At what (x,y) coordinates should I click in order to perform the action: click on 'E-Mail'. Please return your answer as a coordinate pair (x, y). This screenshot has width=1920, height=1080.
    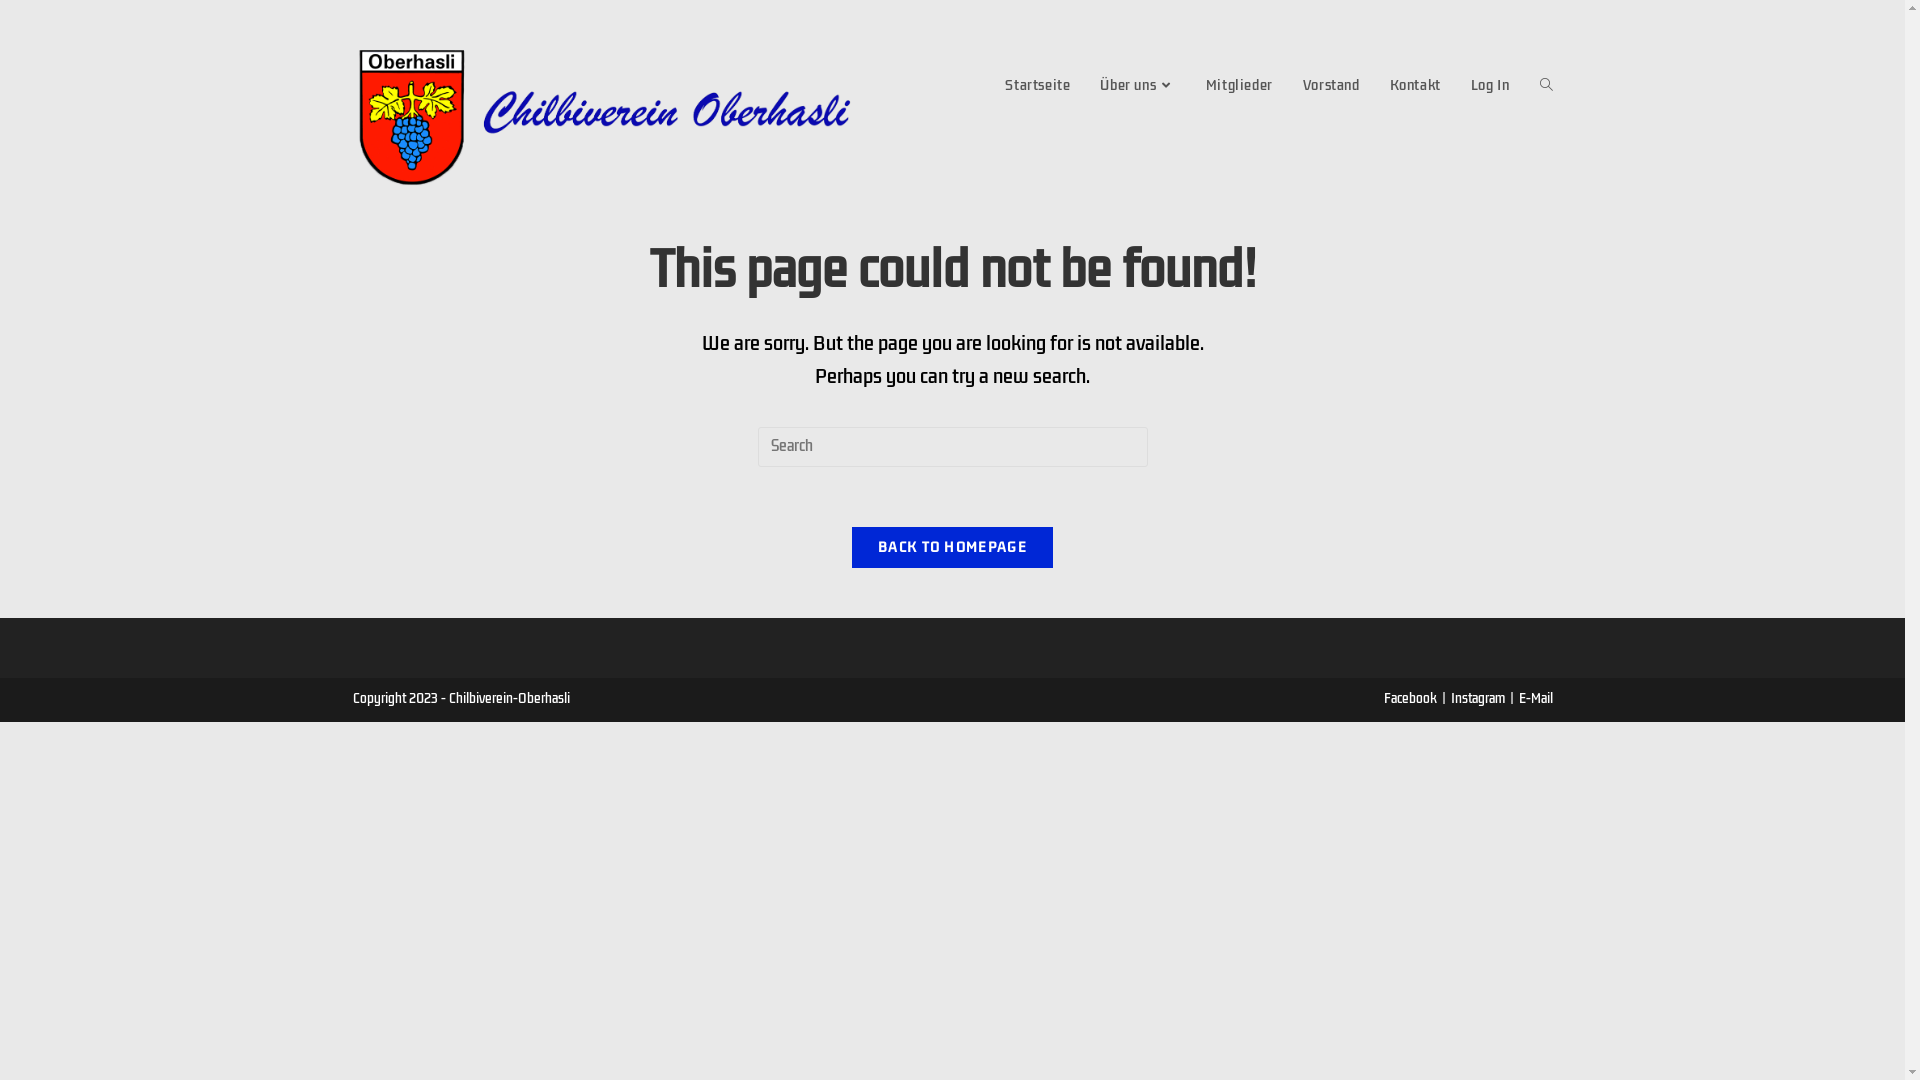
    Looking at the image, I should click on (1534, 697).